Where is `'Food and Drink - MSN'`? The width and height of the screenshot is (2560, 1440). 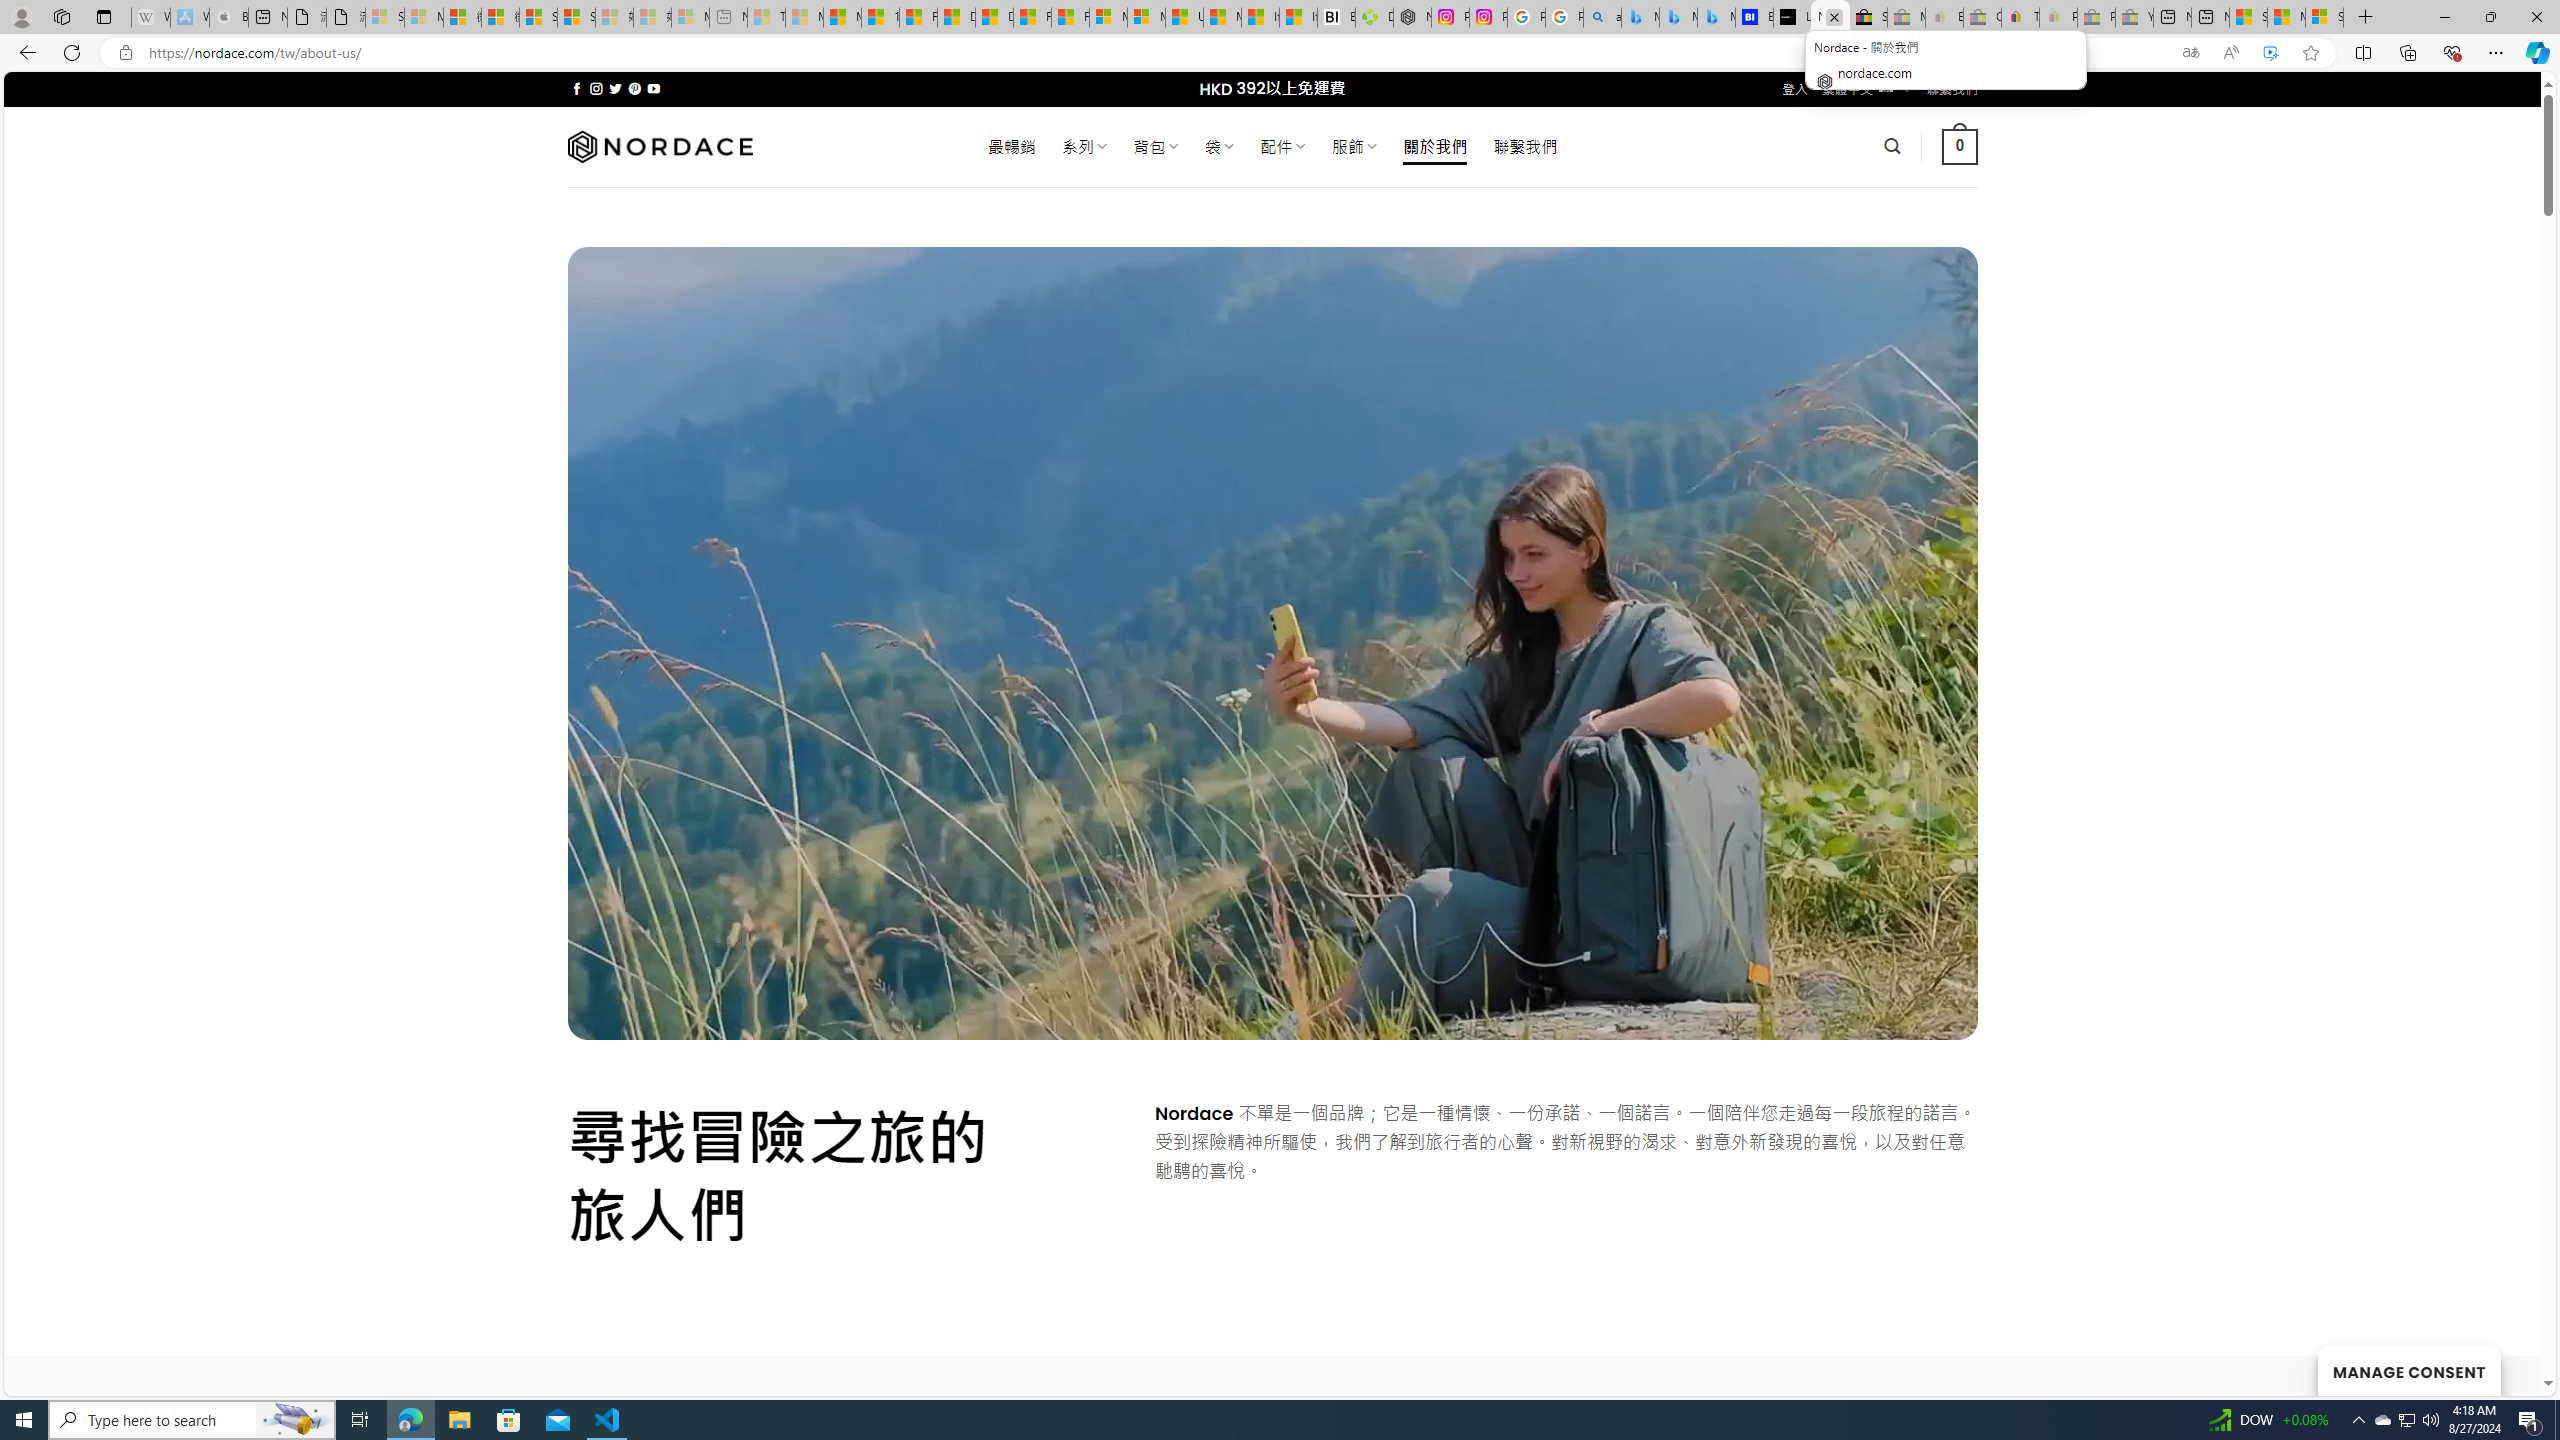
'Food and Drink - MSN' is located at coordinates (918, 16).